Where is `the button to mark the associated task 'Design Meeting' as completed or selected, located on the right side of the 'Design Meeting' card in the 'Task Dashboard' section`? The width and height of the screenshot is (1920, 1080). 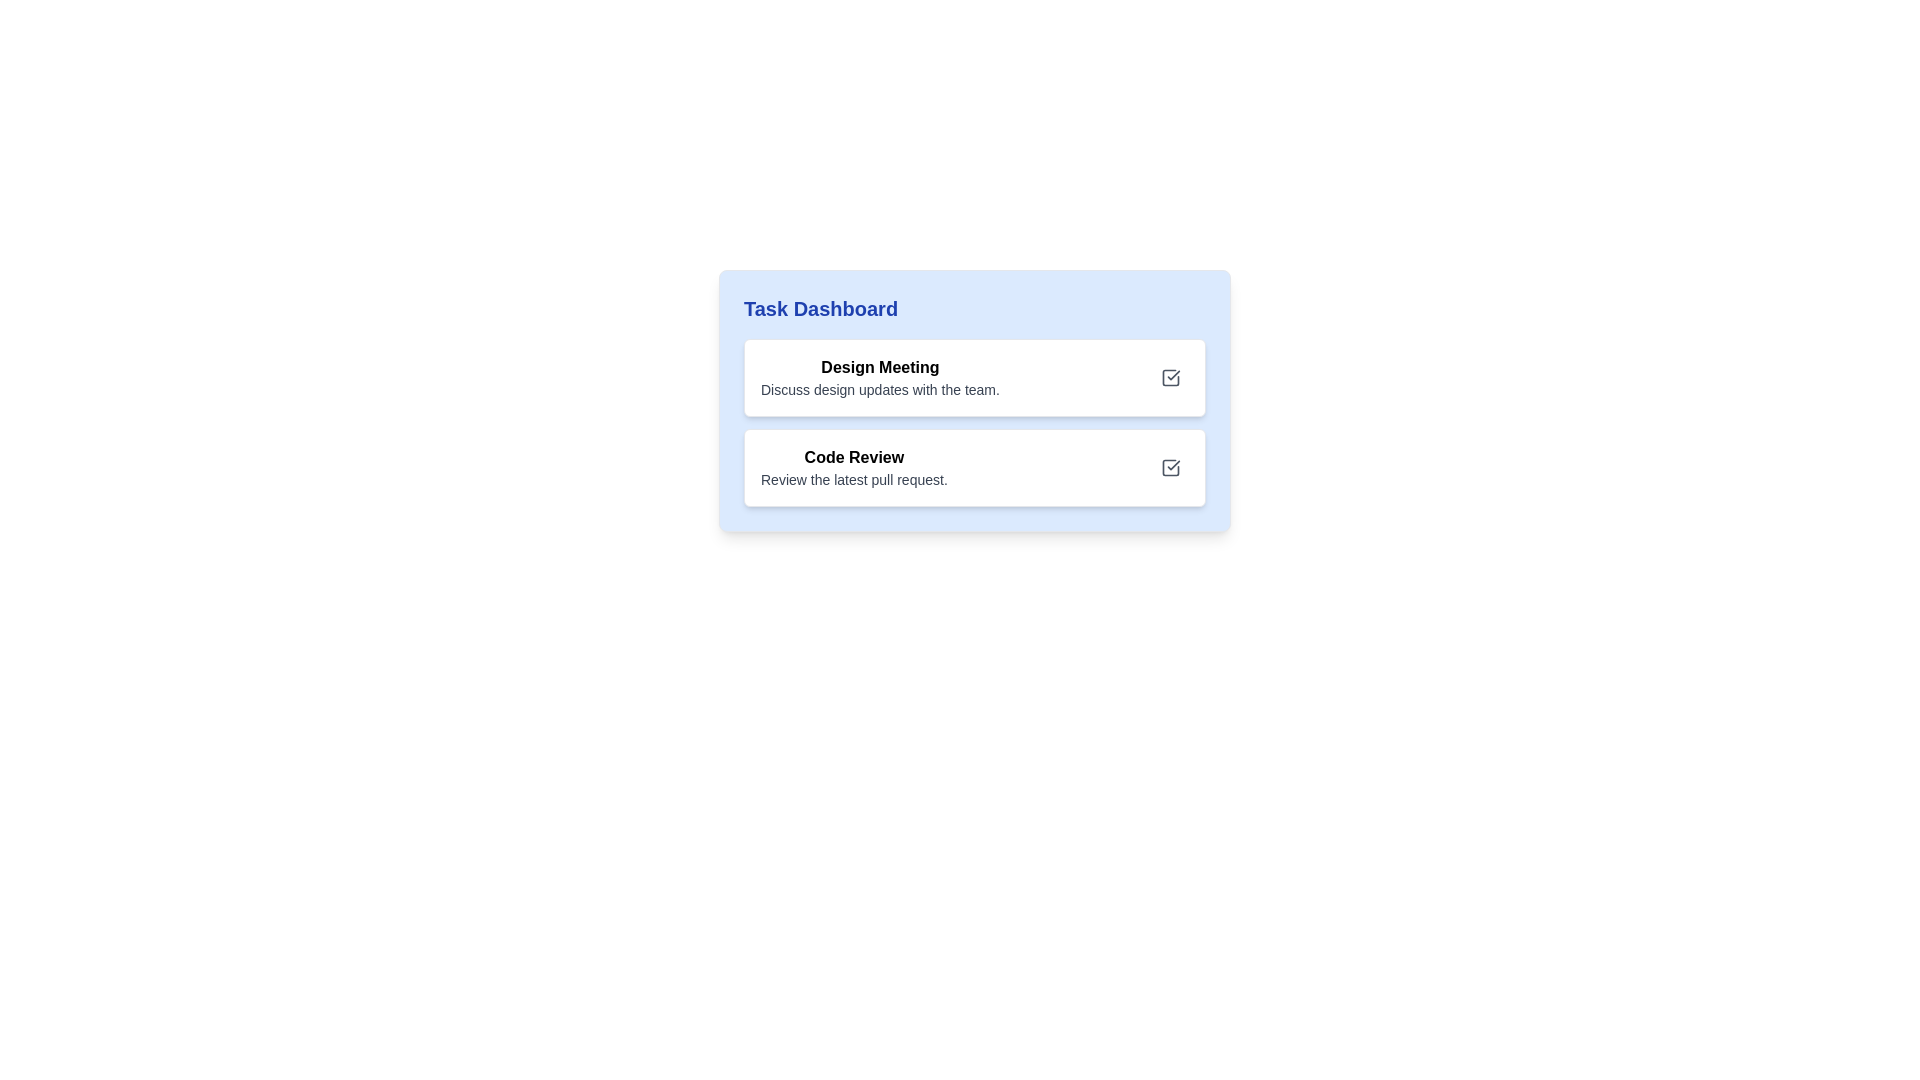
the button to mark the associated task 'Design Meeting' as completed or selected, located on the right side of the 'Design Meeting' card in the 'Task Dashboard' section is located at coordinates (1171, 378).